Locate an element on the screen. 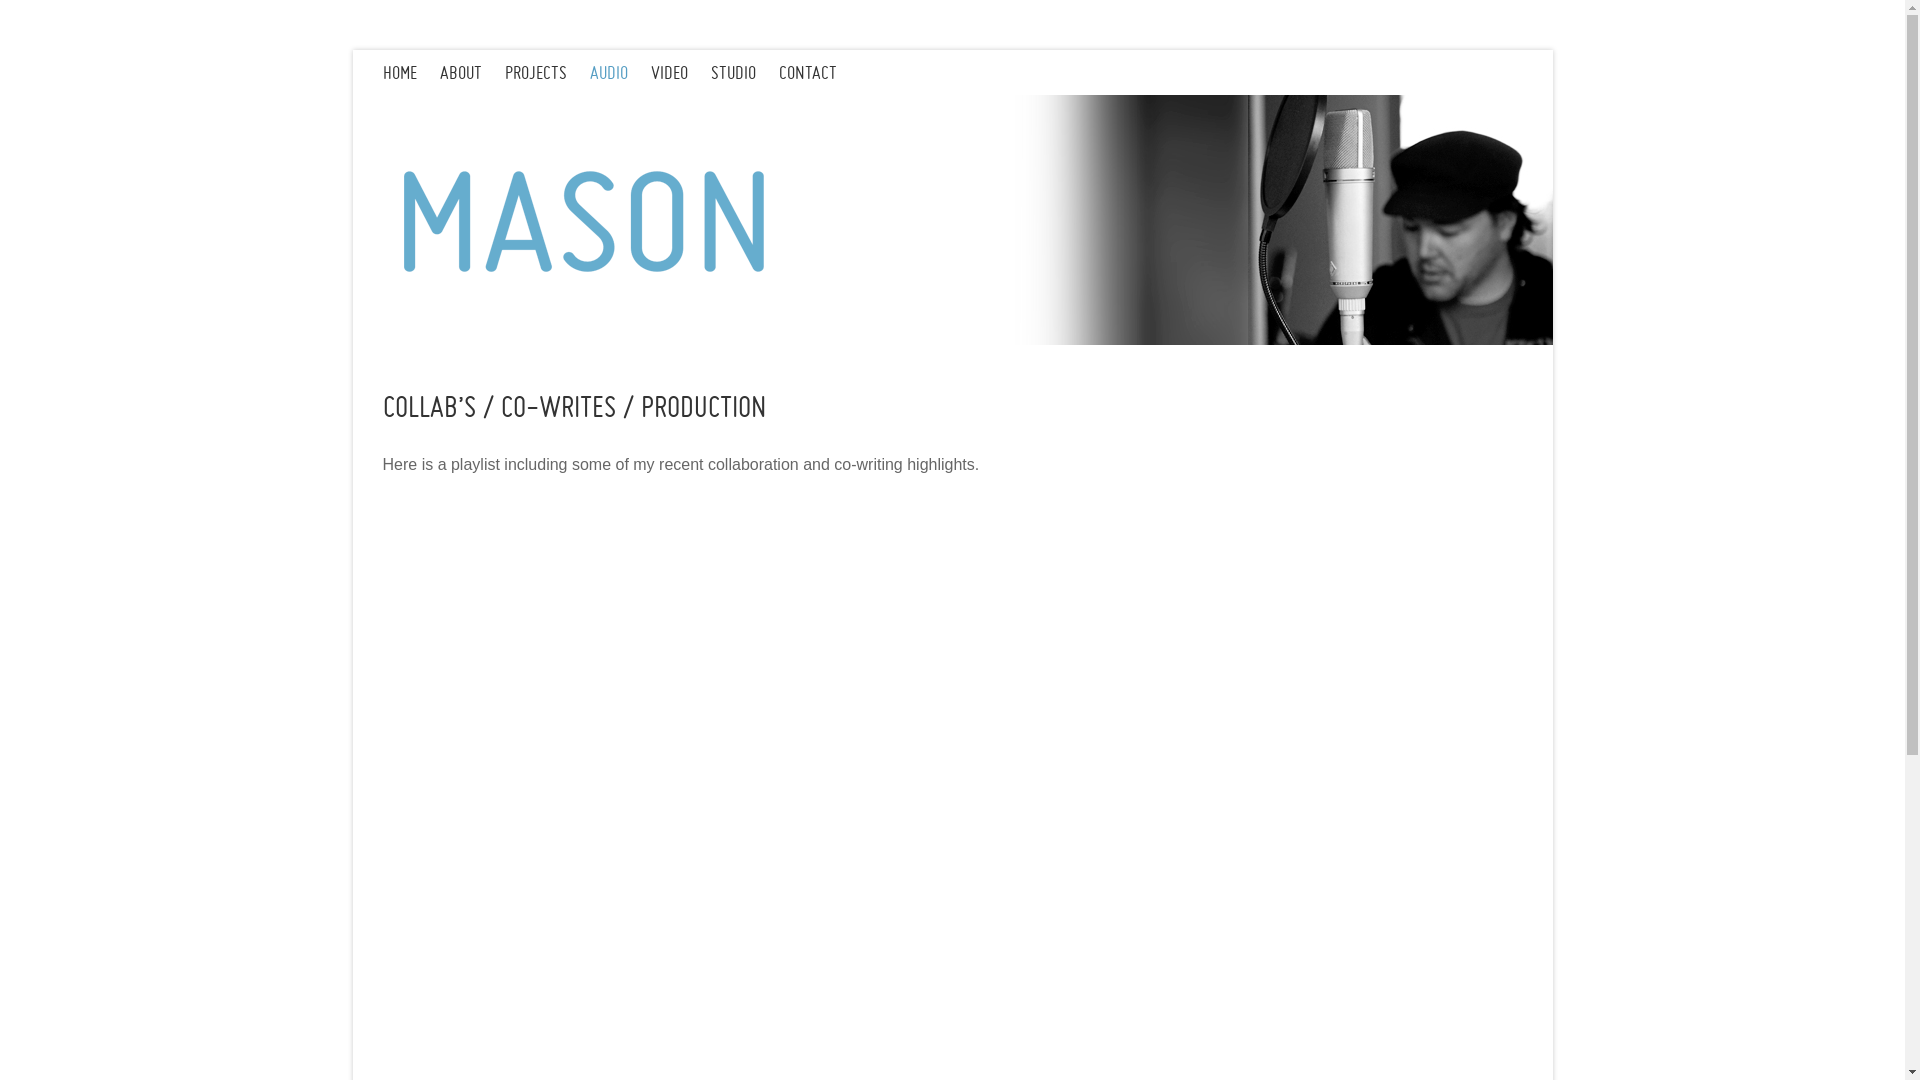 This screenshot has height=1080, width=1920. 'VIDEO' is located at coordinates (680, 71).